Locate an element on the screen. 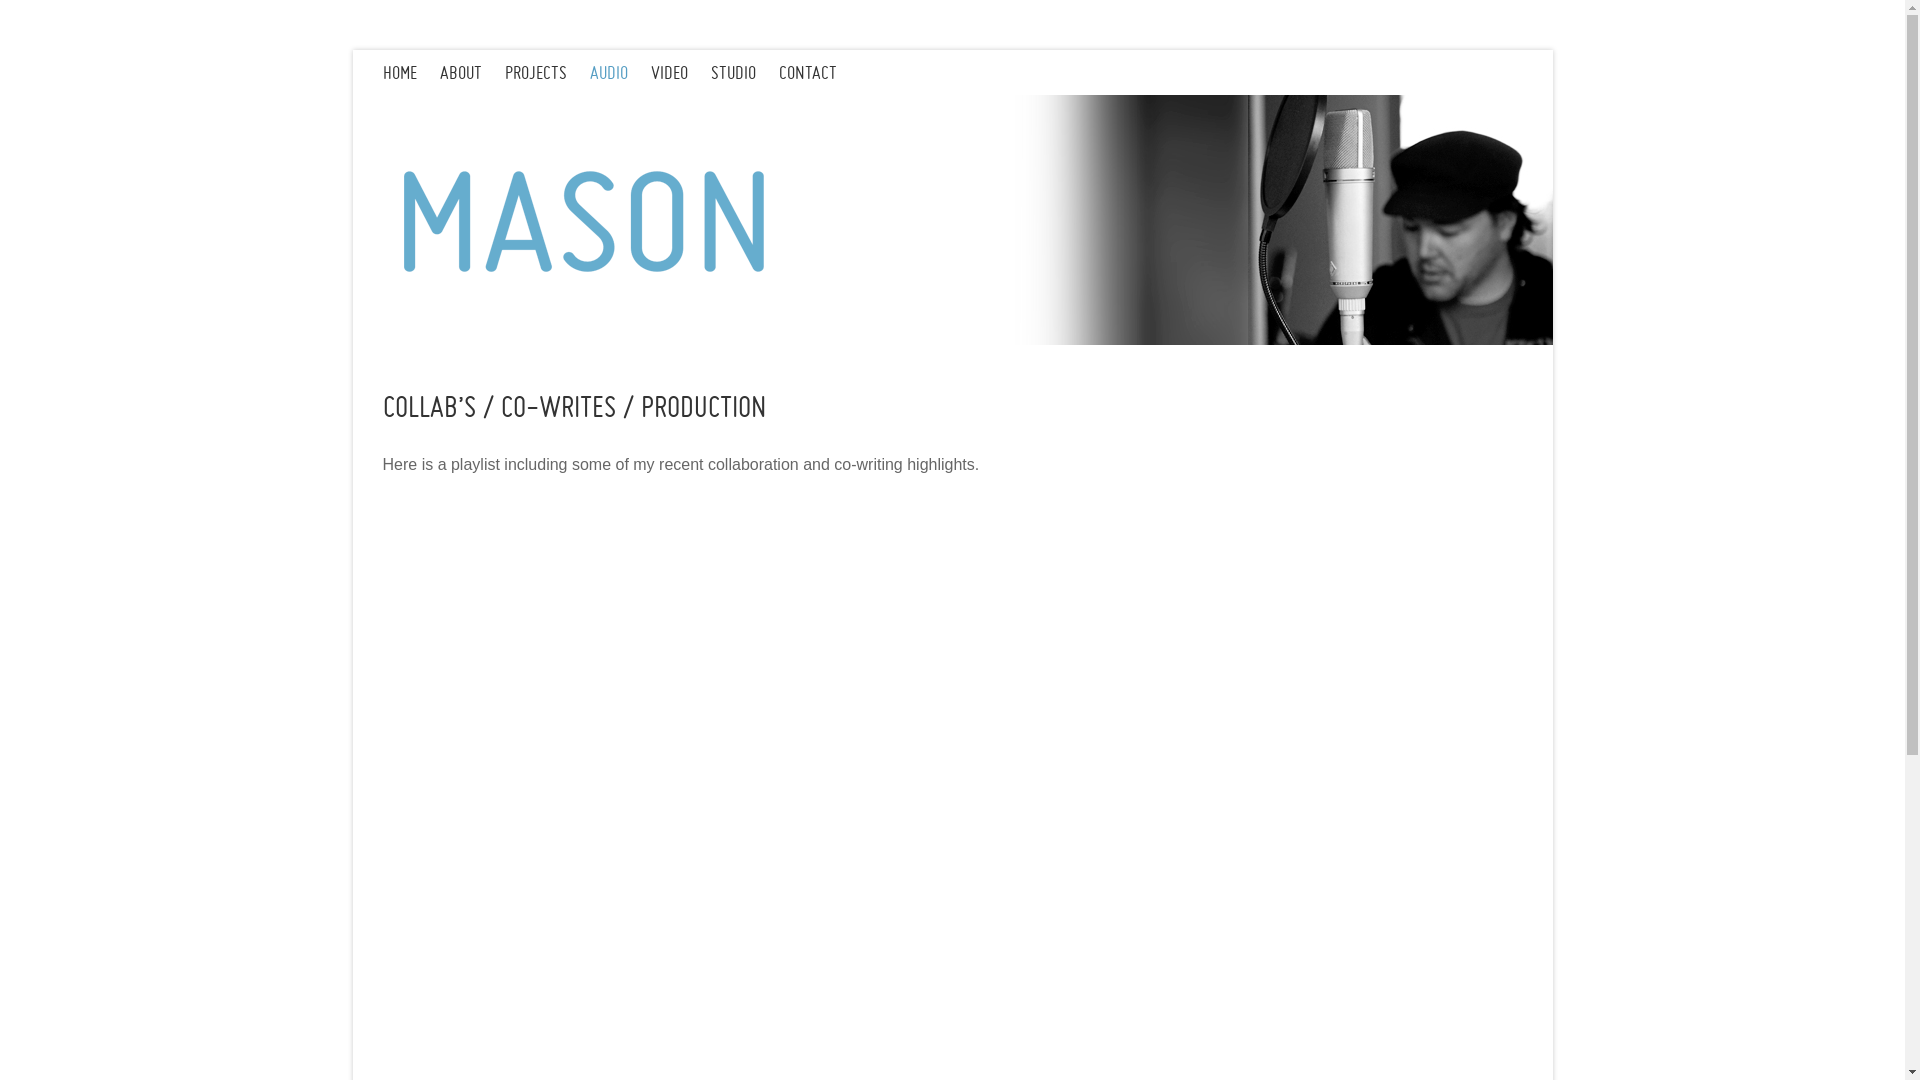 This screenshot has height=1080, width=1920. 'VIDEO' is located at coordinates (680, 71).